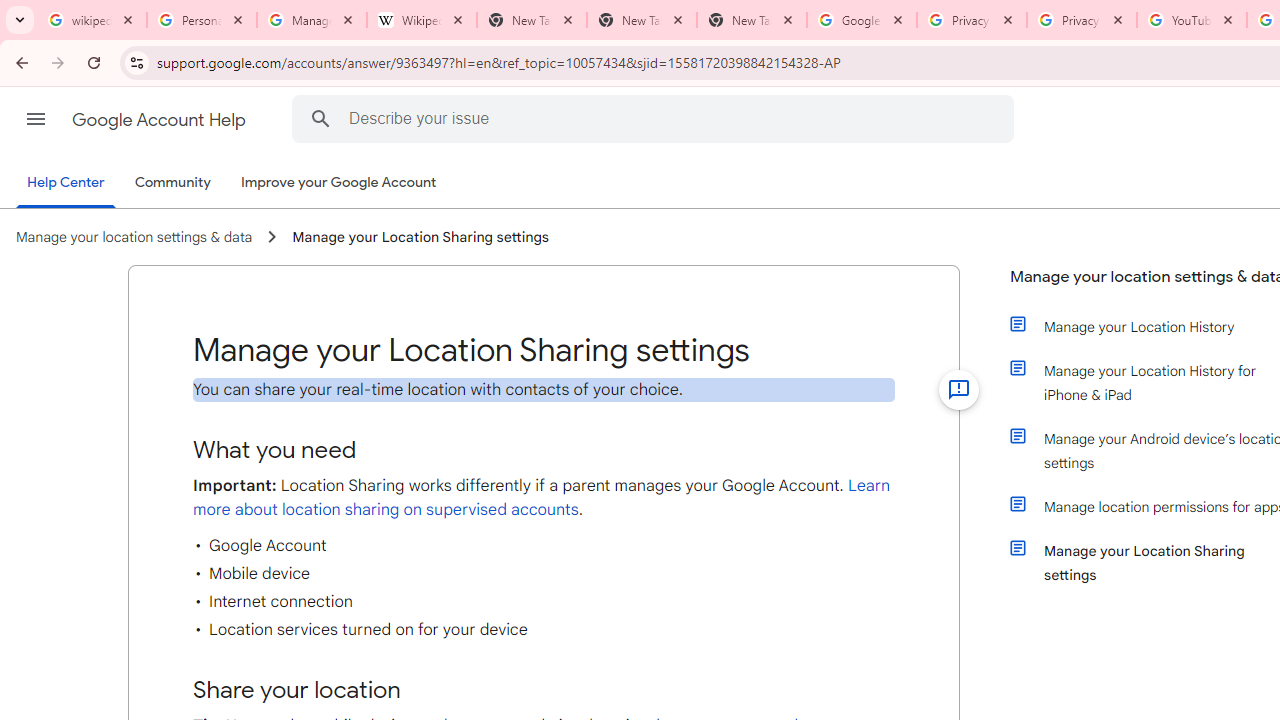  What do you see at coordinates (133, 236) in the screenshot?
I see `'Manage your location settings & data'` at bounding box center [133, 236].